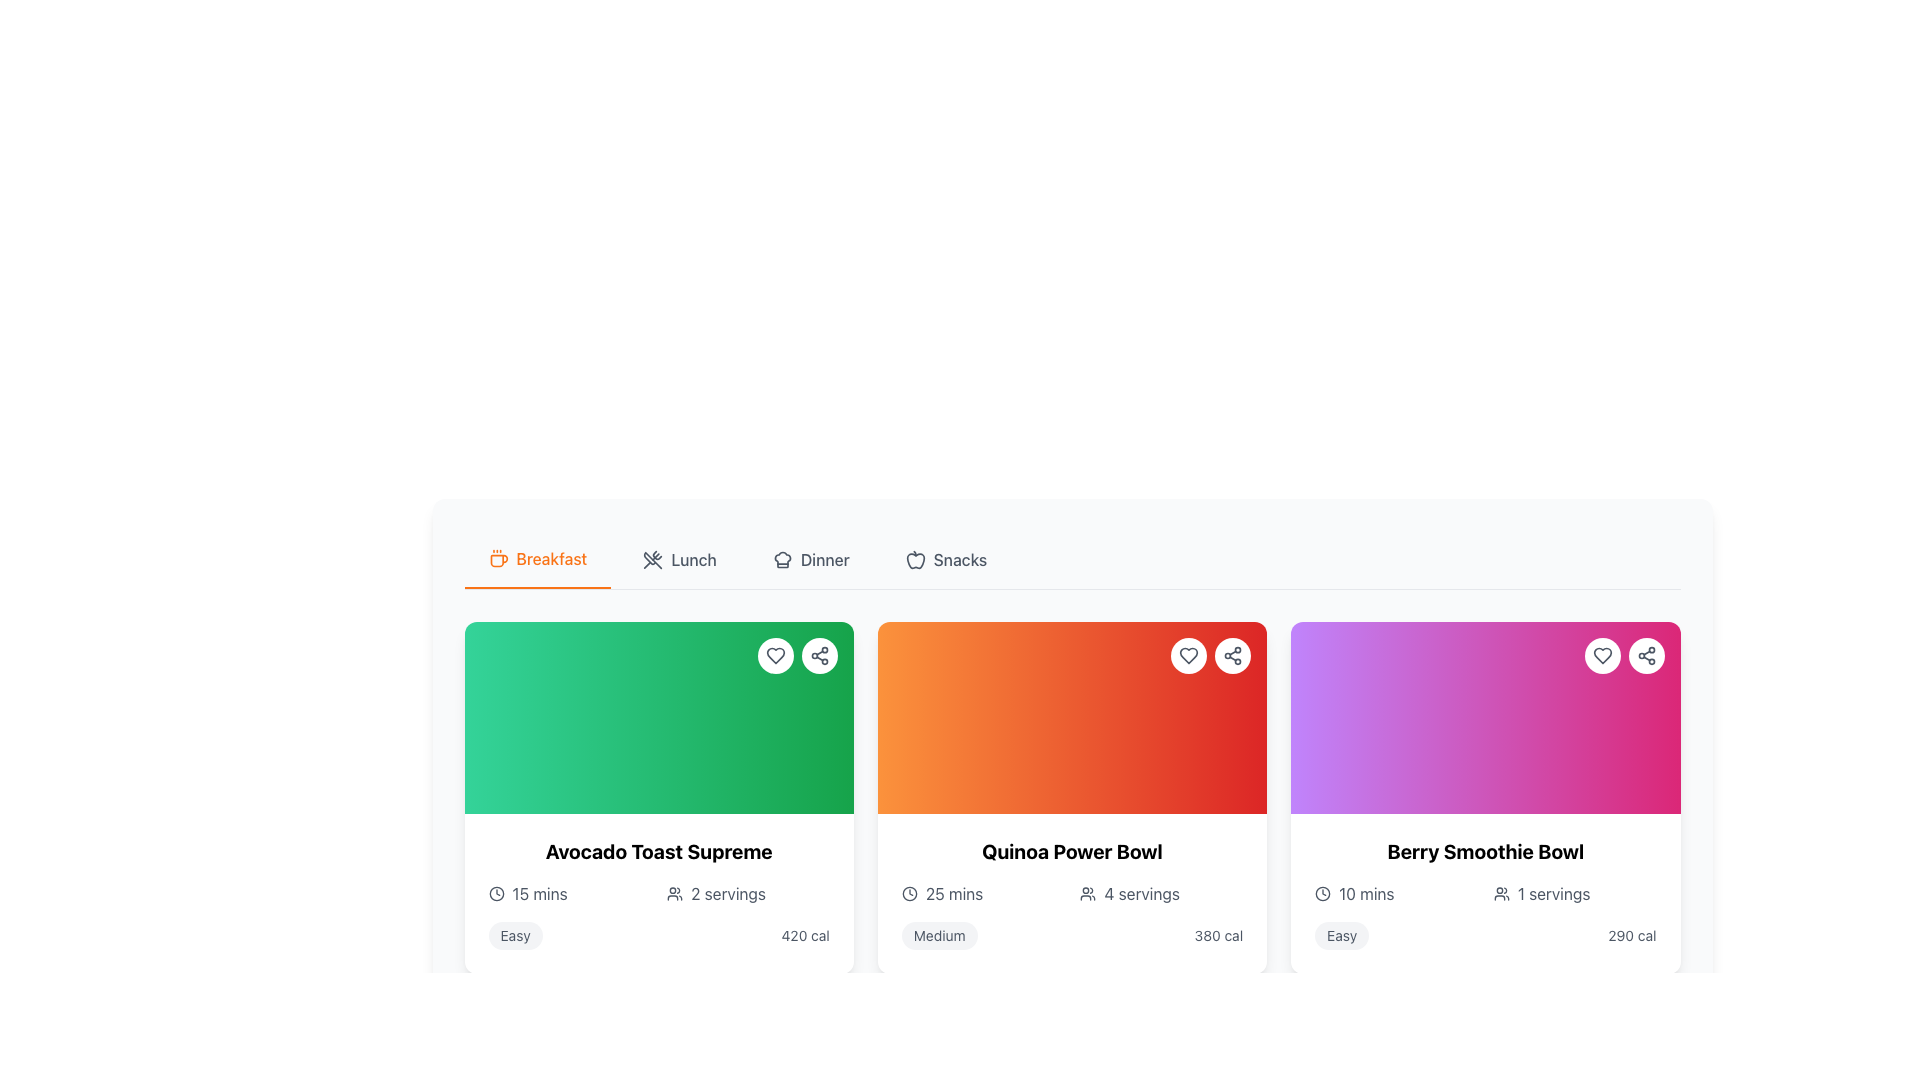  Describe the element at coordinates (1232, 655) in the screenshot. I see `the sharing icon located in the top-right corner of the orange card labeled 'Quinoa Power Bowl'` at that location.